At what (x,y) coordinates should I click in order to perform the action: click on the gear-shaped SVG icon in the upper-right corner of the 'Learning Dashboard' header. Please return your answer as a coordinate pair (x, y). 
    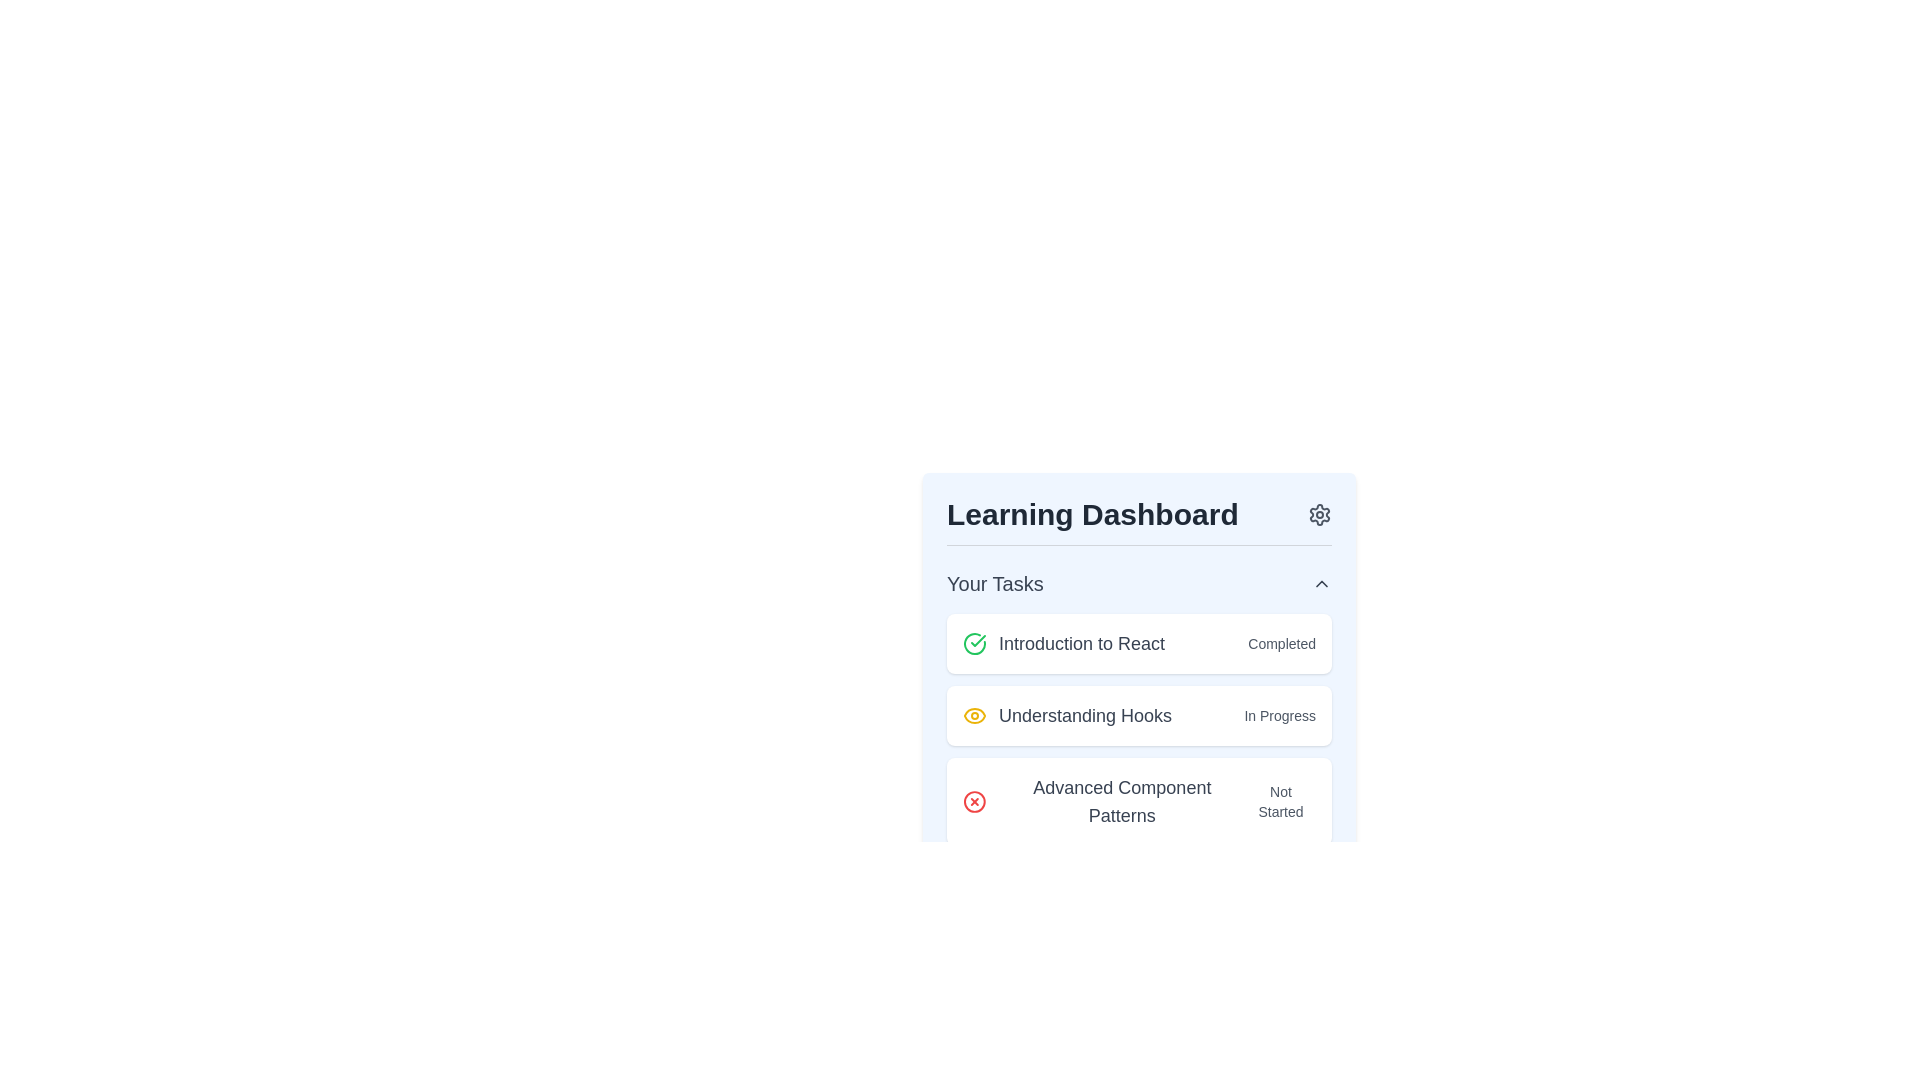
    Looking at the image, I should click on (1320, 514).